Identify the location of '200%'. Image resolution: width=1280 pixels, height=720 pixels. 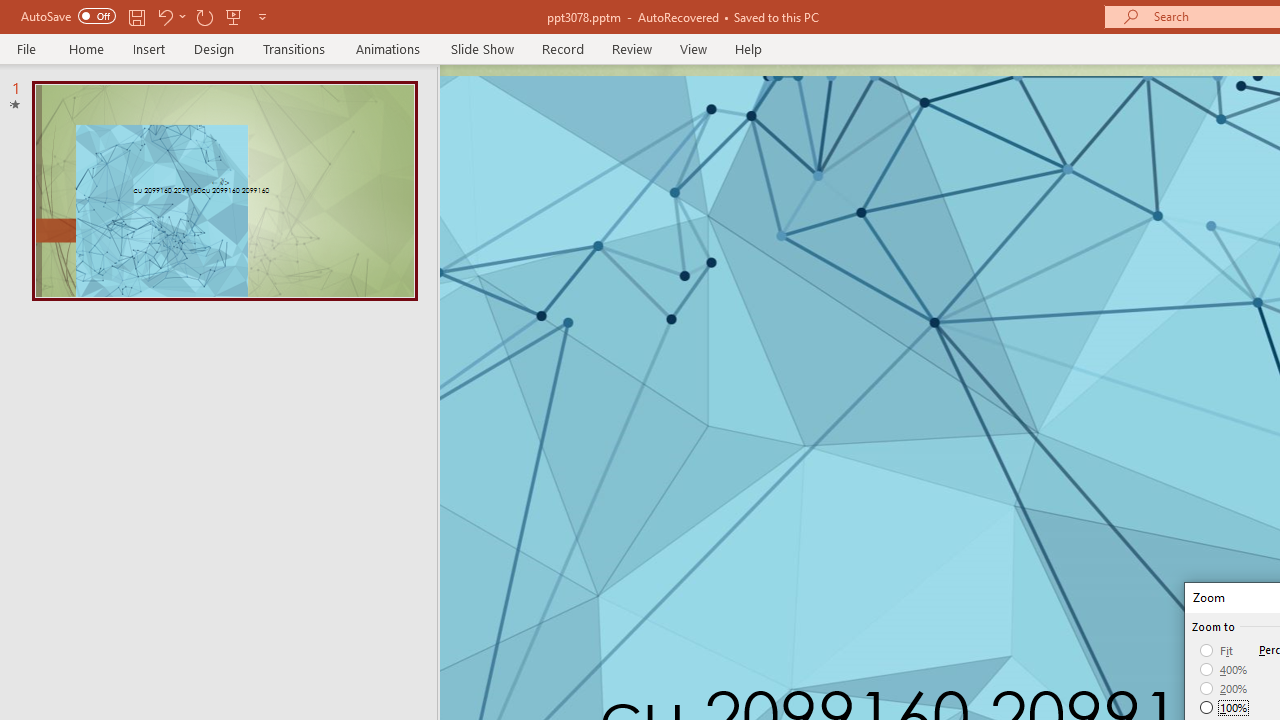
(1223, 688).